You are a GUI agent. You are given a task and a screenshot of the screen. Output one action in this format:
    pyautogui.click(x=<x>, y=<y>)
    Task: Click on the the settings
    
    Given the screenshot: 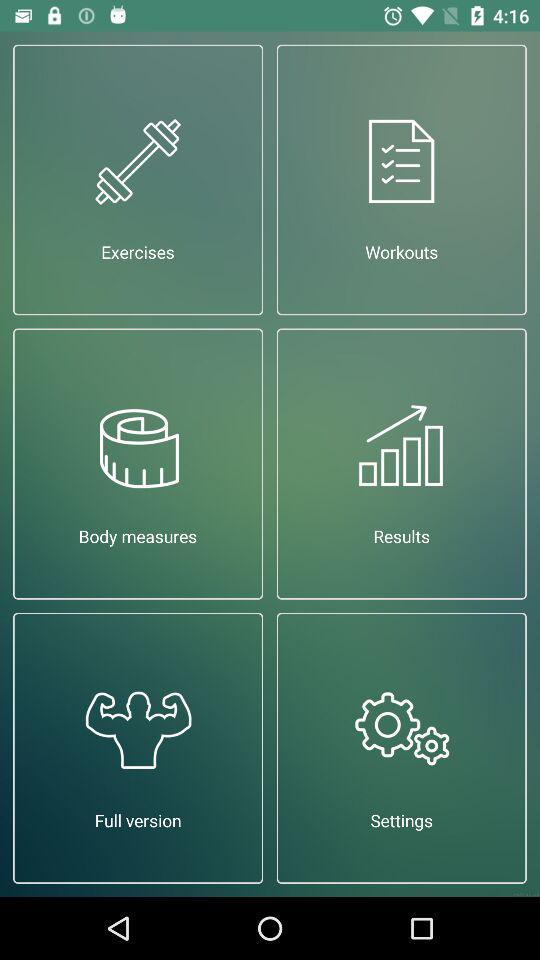 What is the action you would take?
    pyautogui.click(x=401, y=747)
    